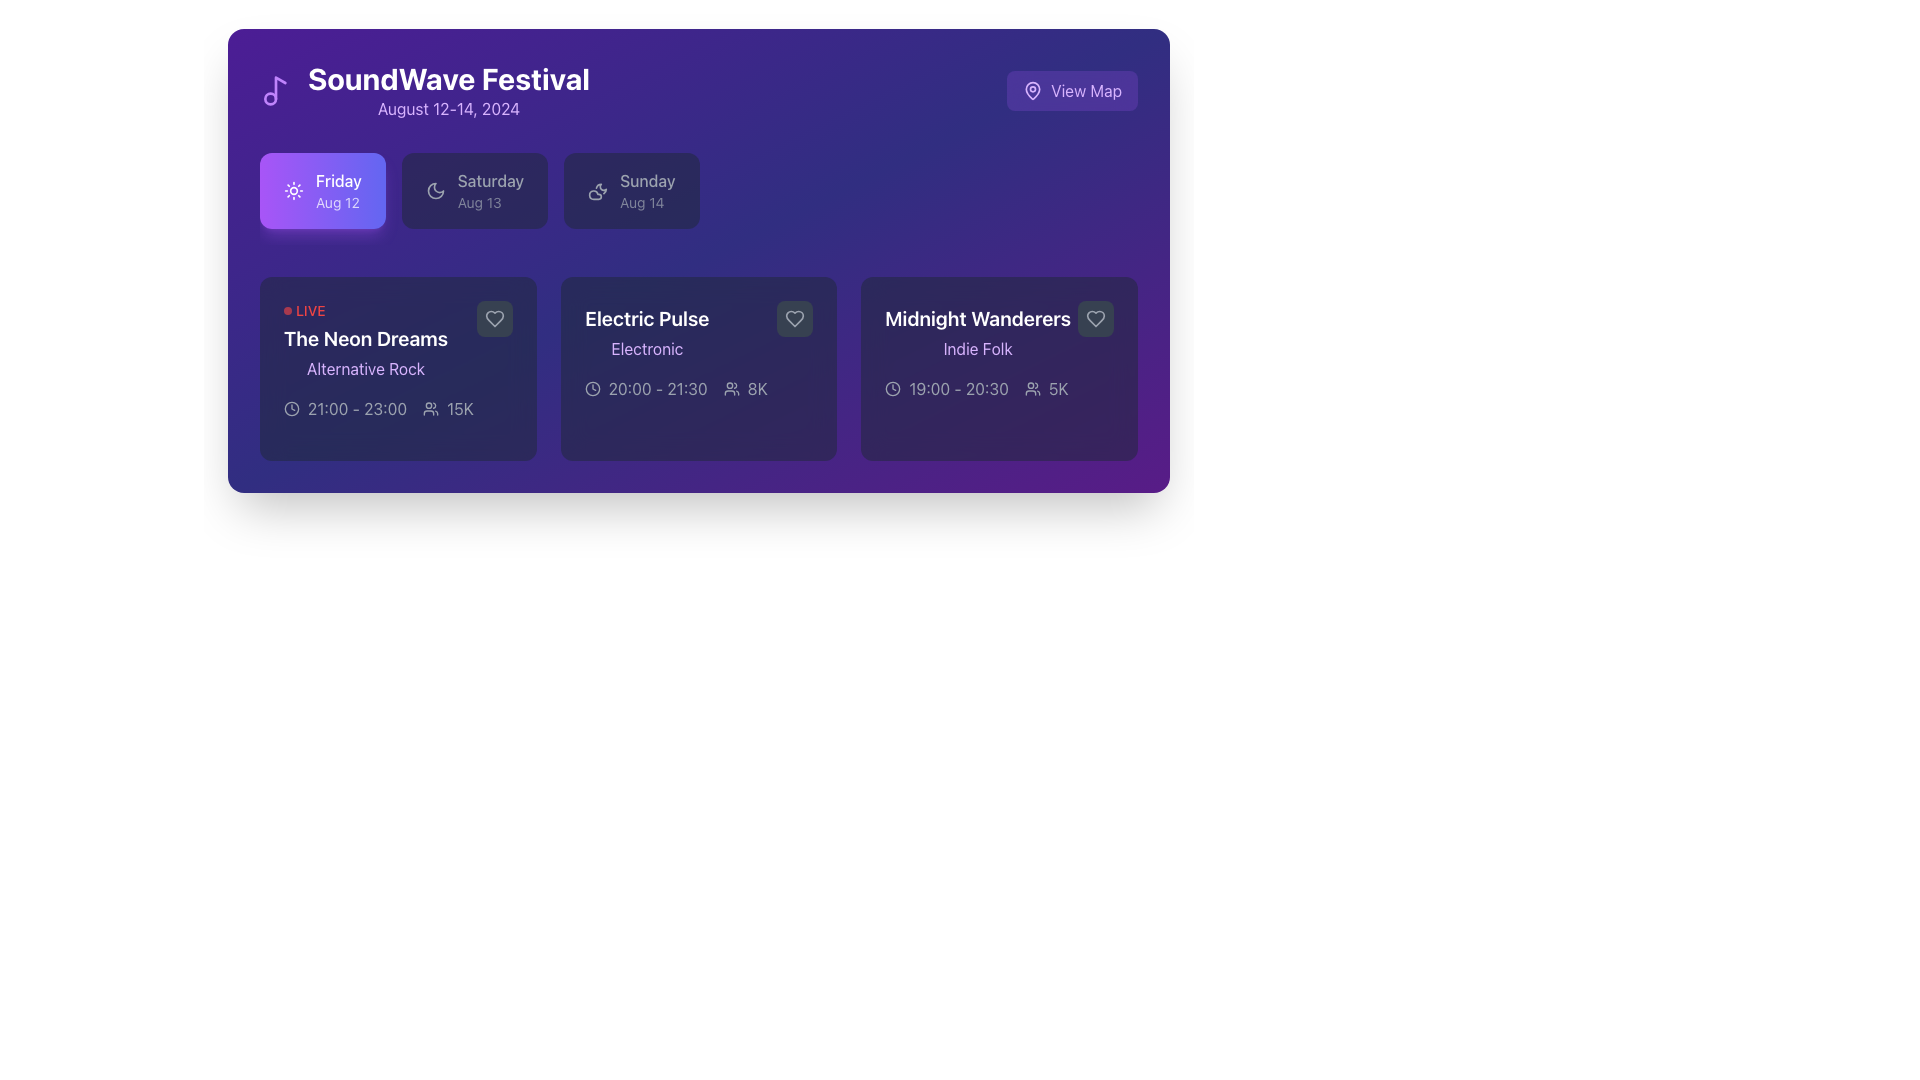  Describe the element at coordinates (958, 389) in the screenshot. I see `time range displayed on the text label showing '19:00 - 20:30' in white sans-serif font on a dark purple background, located at the bottom of the 'Midnight Wanderers' event card` at that location.